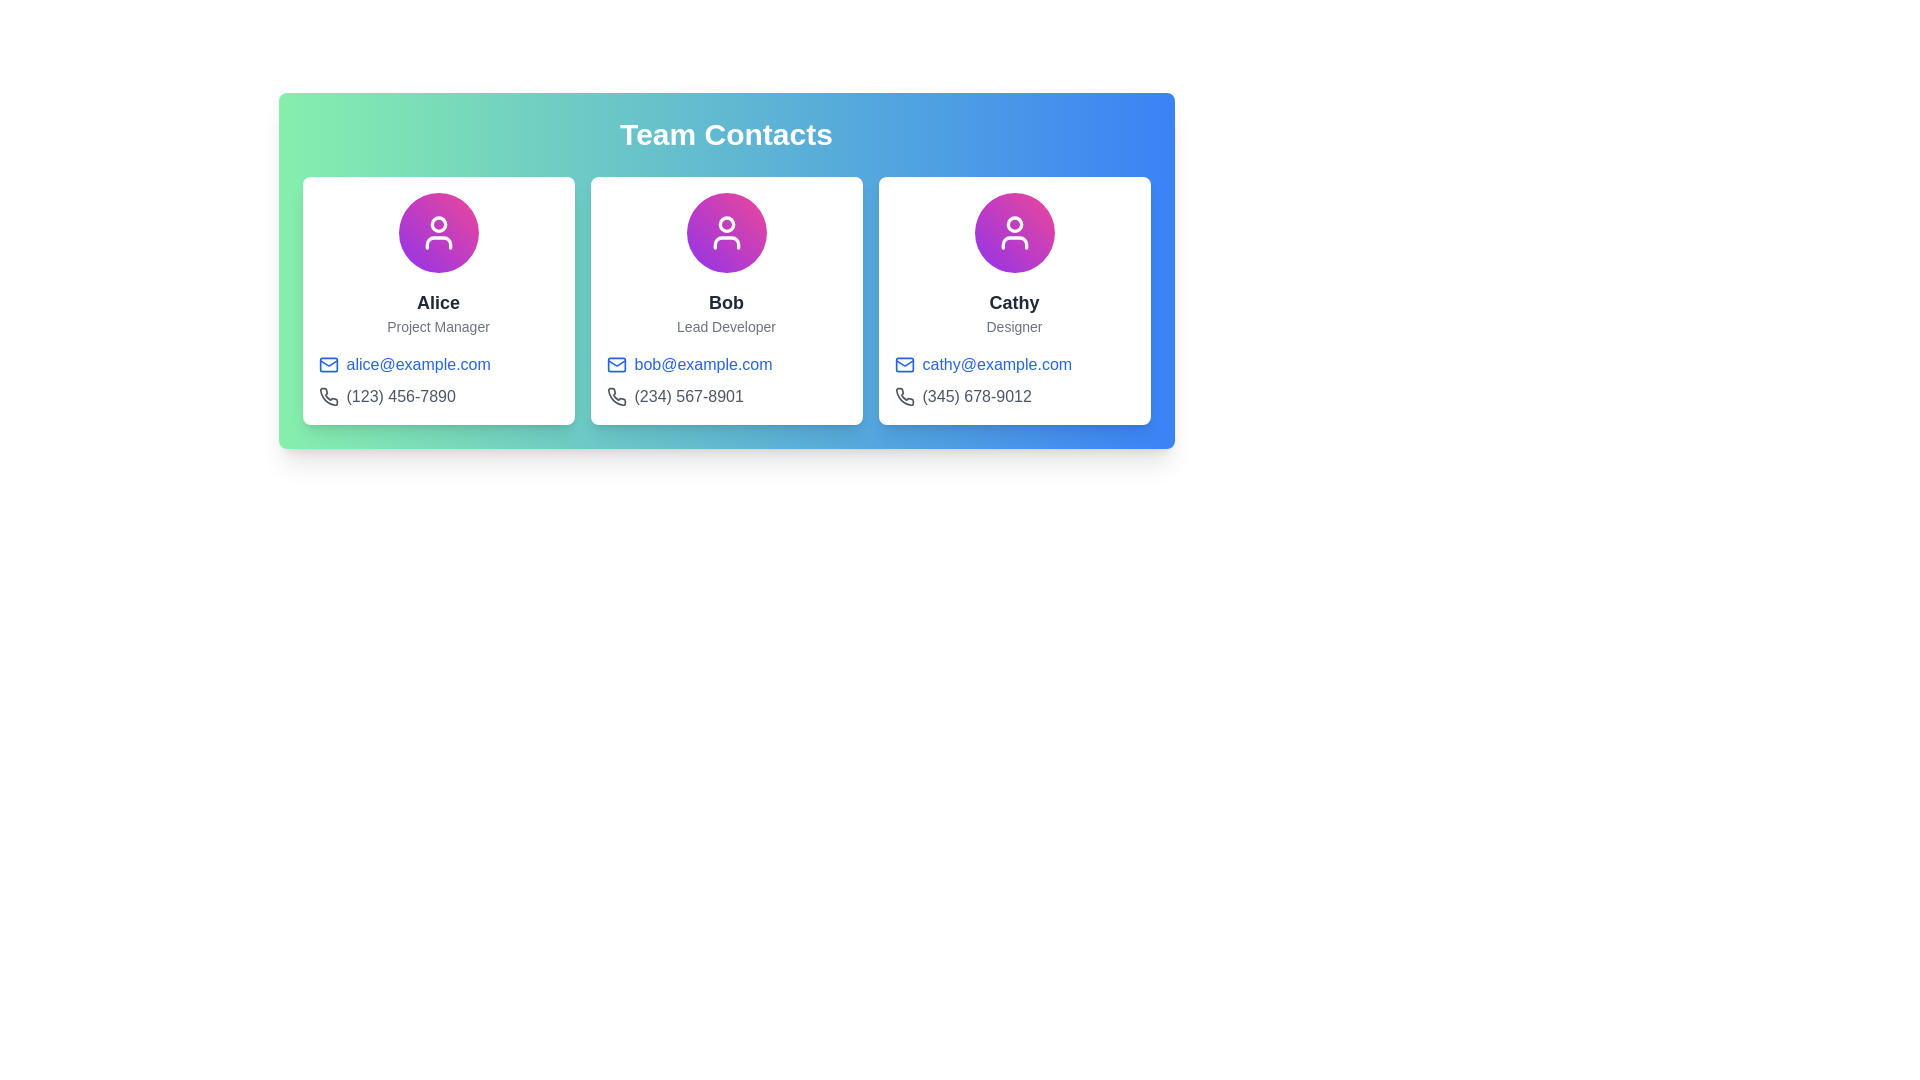 This screenshot has width=1920, height=1080. What do you see at coordinates (997, 365) in the screenshot?
I see `the email hyperlink 'cathy@example.com'` at bounding box center [997, 365].